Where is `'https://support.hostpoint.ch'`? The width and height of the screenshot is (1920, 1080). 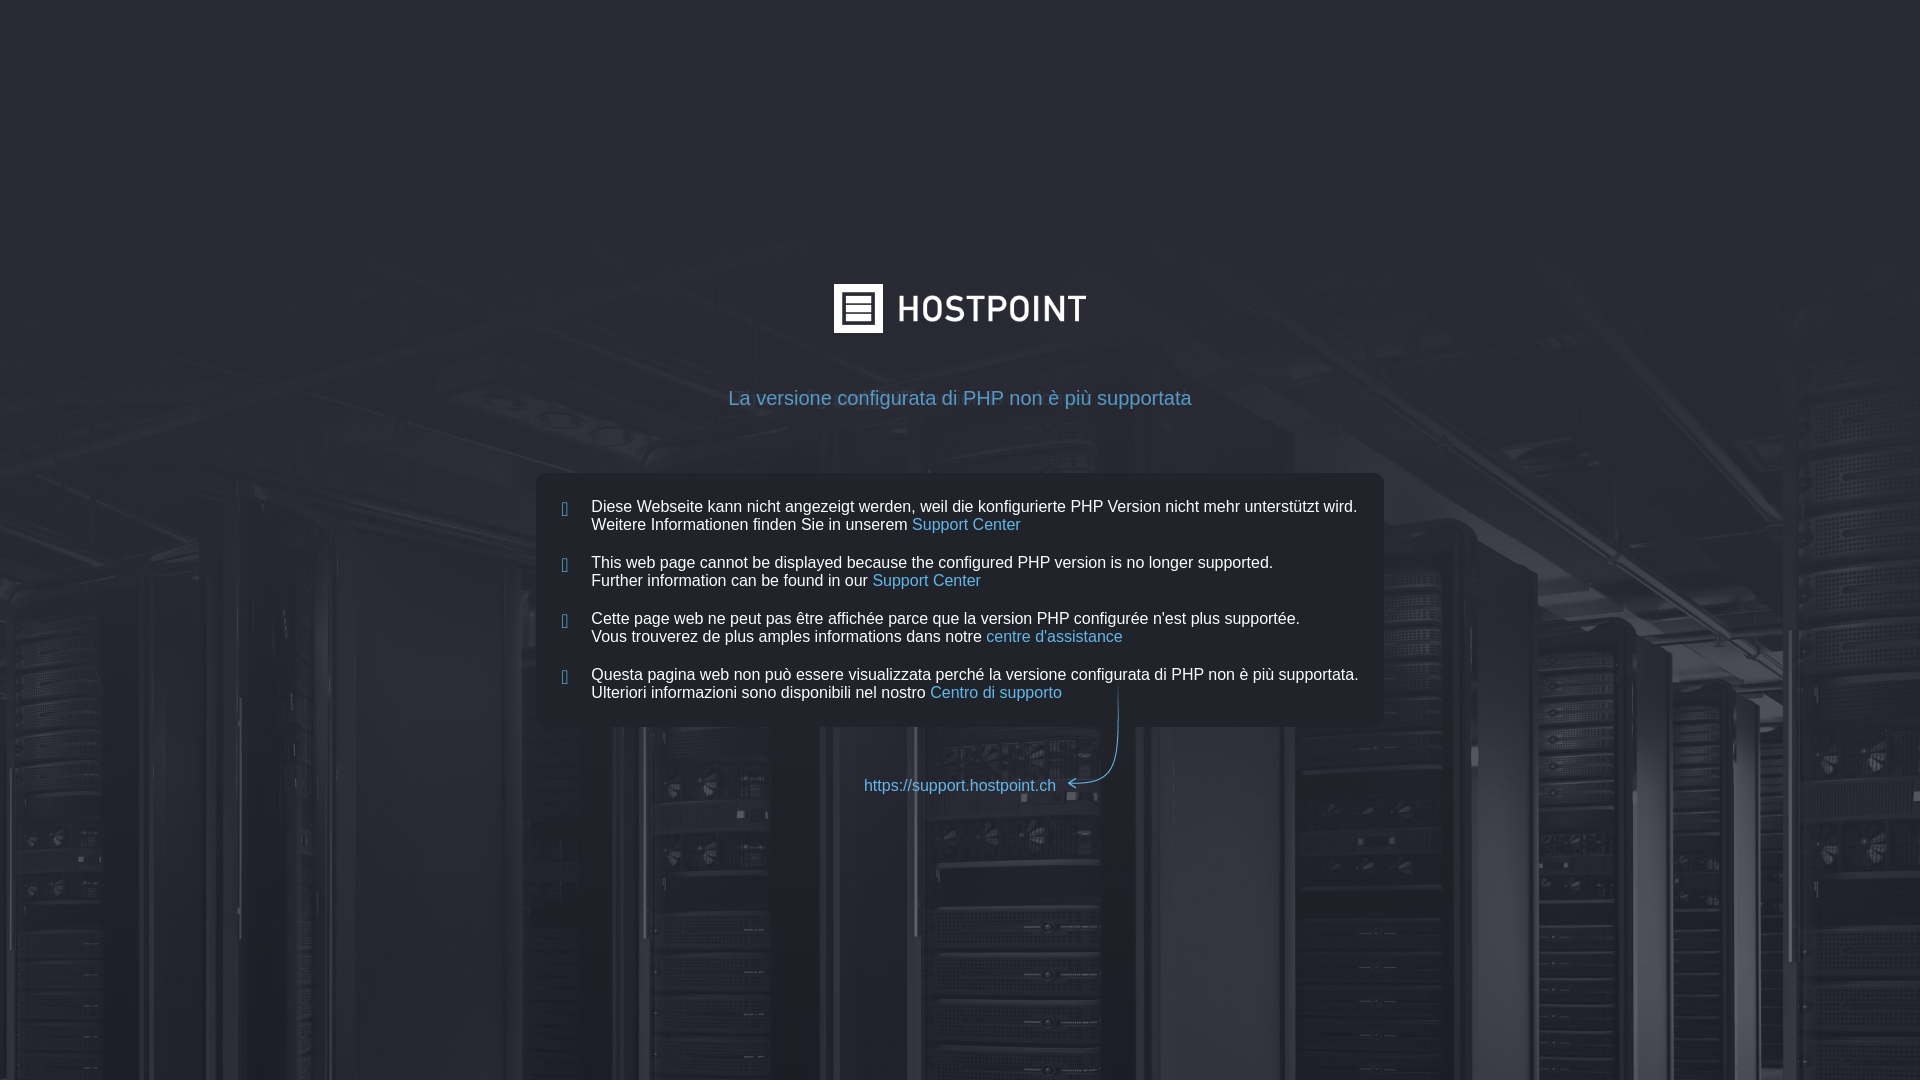
'https://support.hostpoint.ch' is located at coordinates (864, 784).